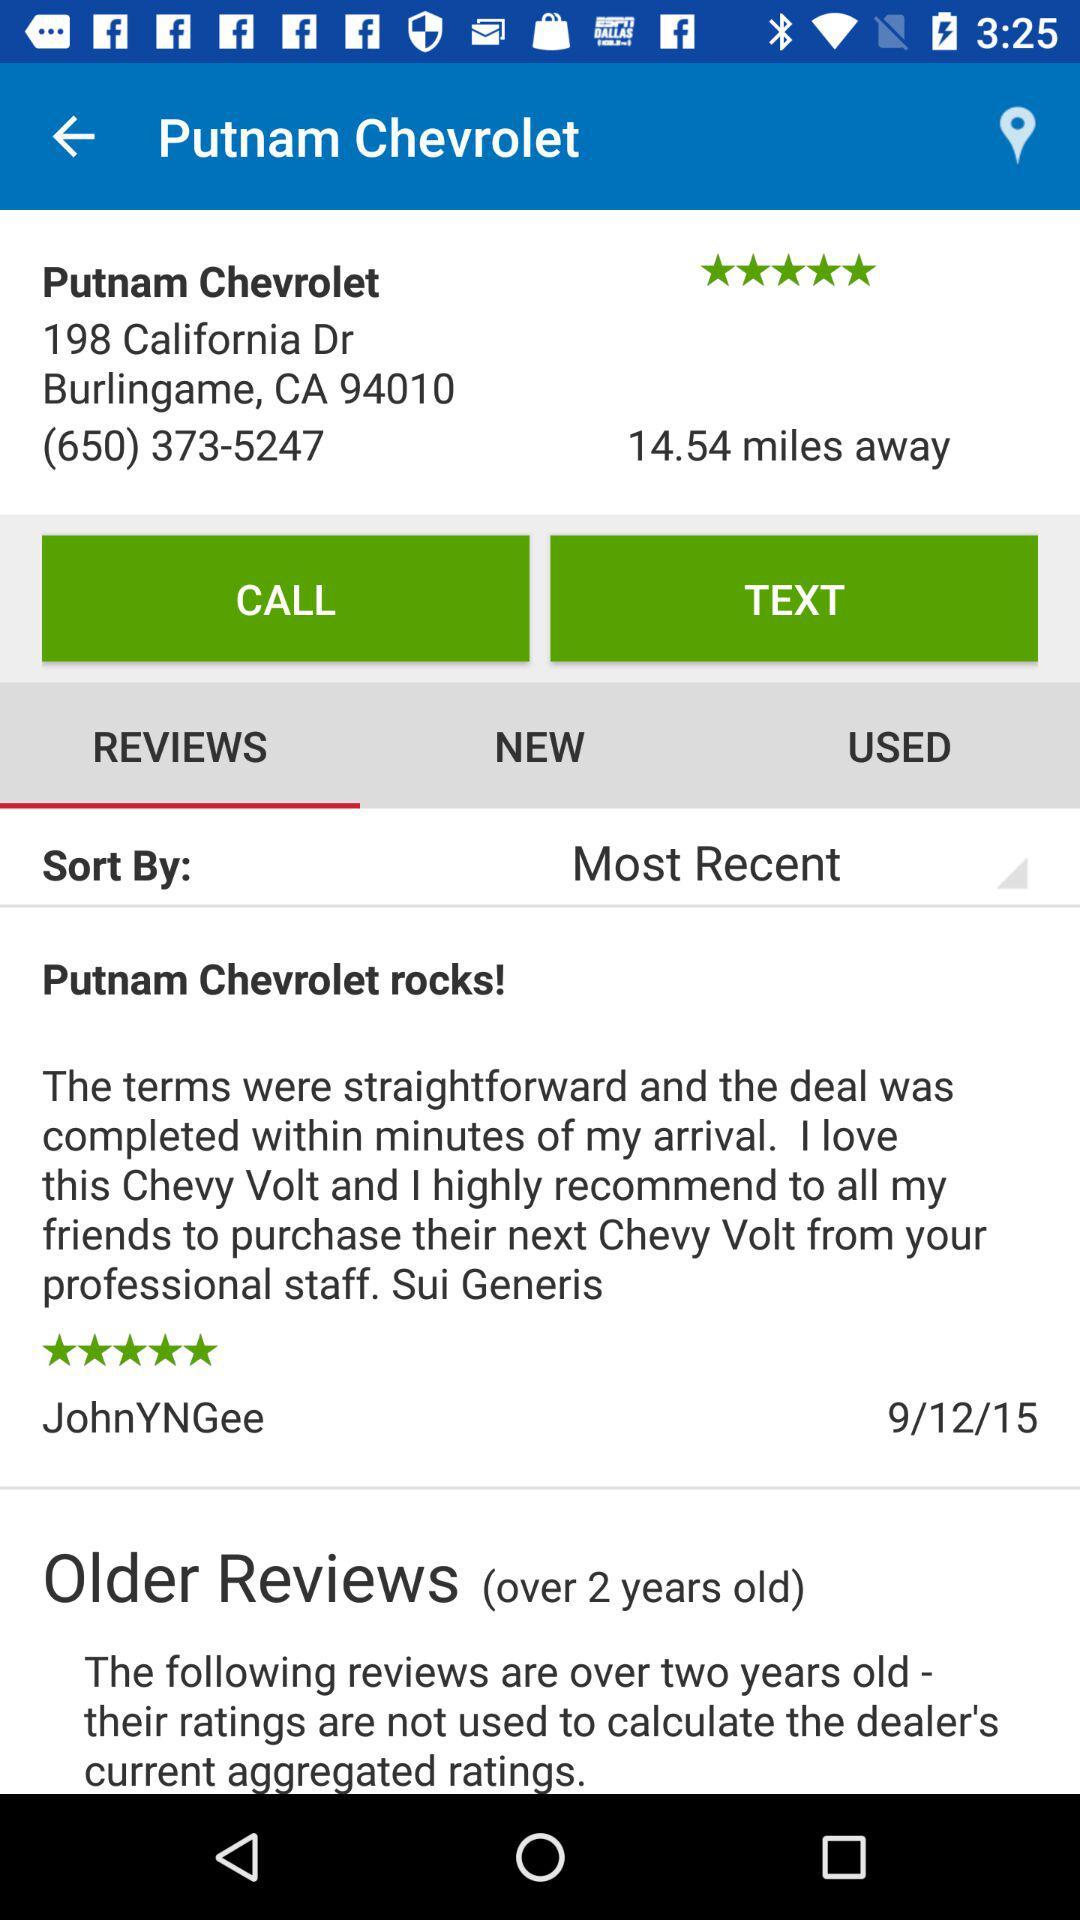 This screenshot has width=1080, height=1920. Describe the element at coordinates (290, 864) in the screenshot. I see `the icon below reviews` at that location.